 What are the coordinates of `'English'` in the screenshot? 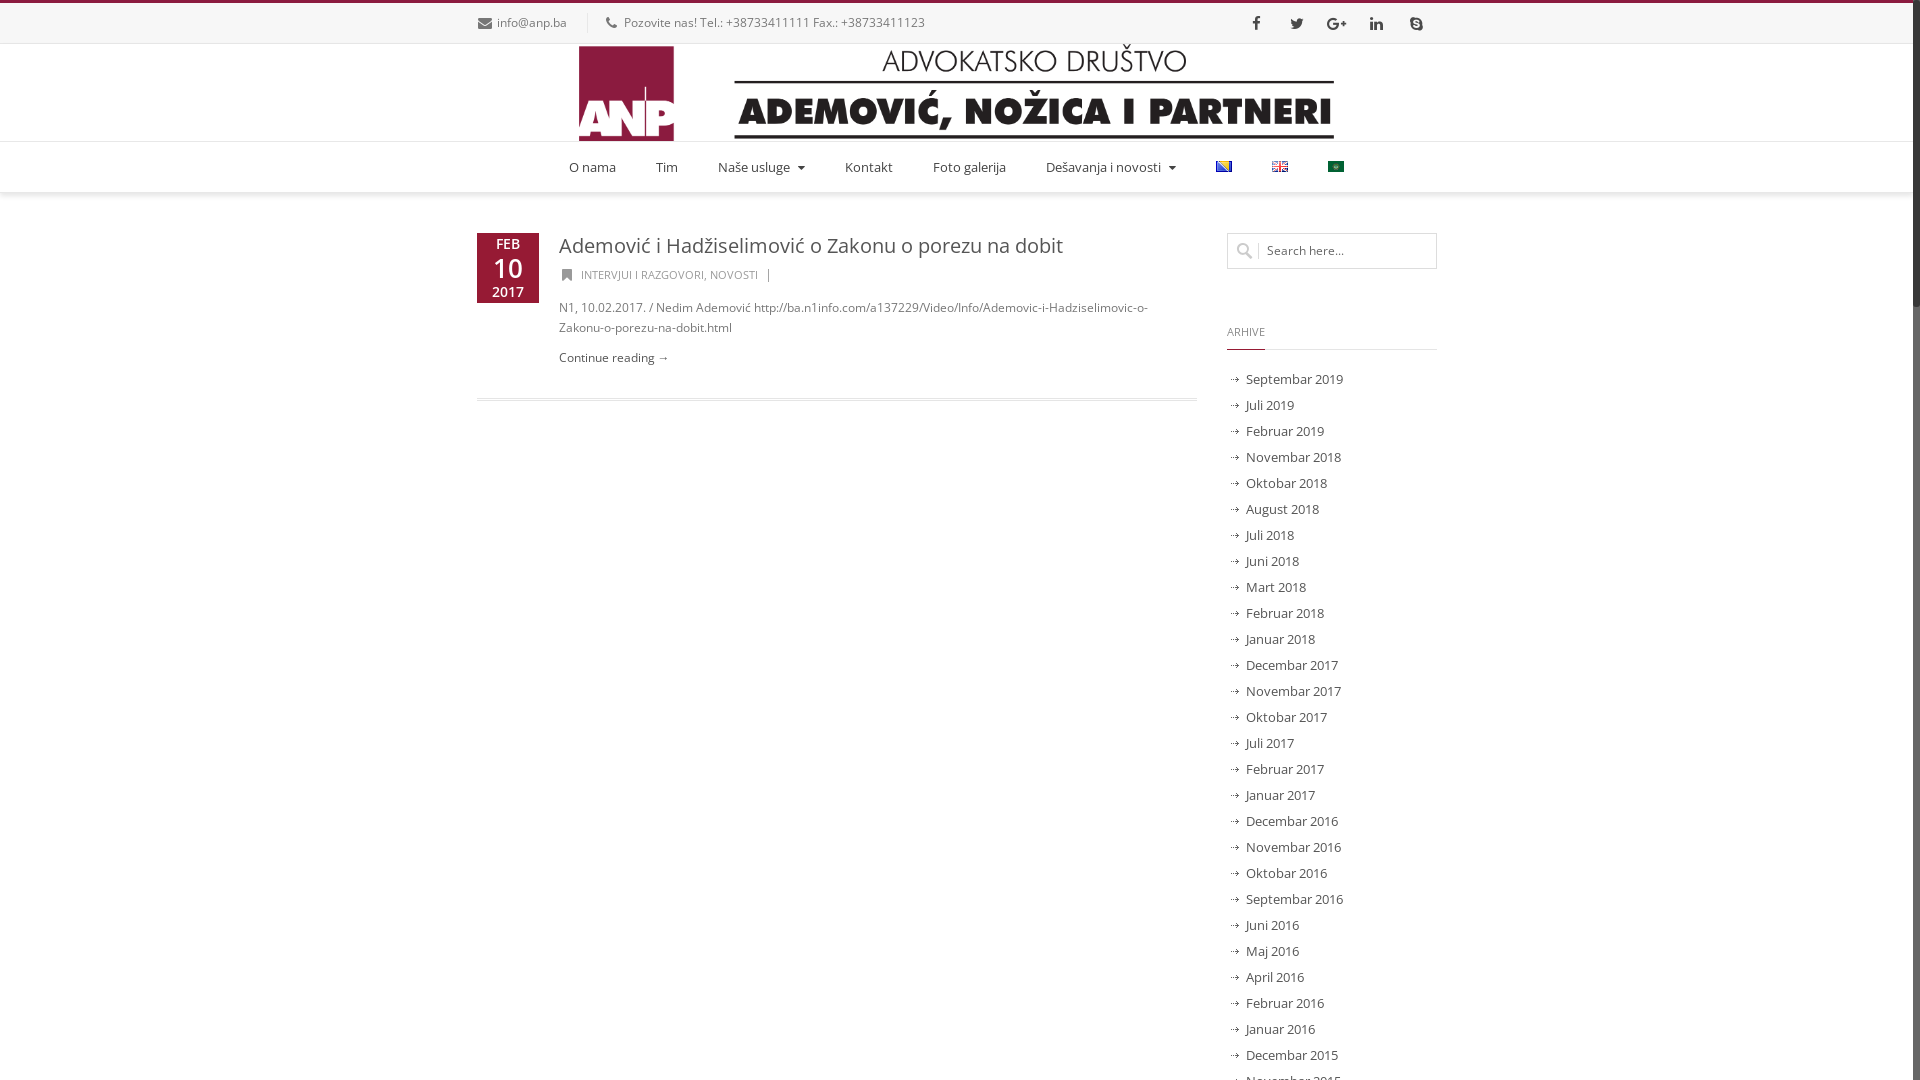 It's located at (1280, 165).